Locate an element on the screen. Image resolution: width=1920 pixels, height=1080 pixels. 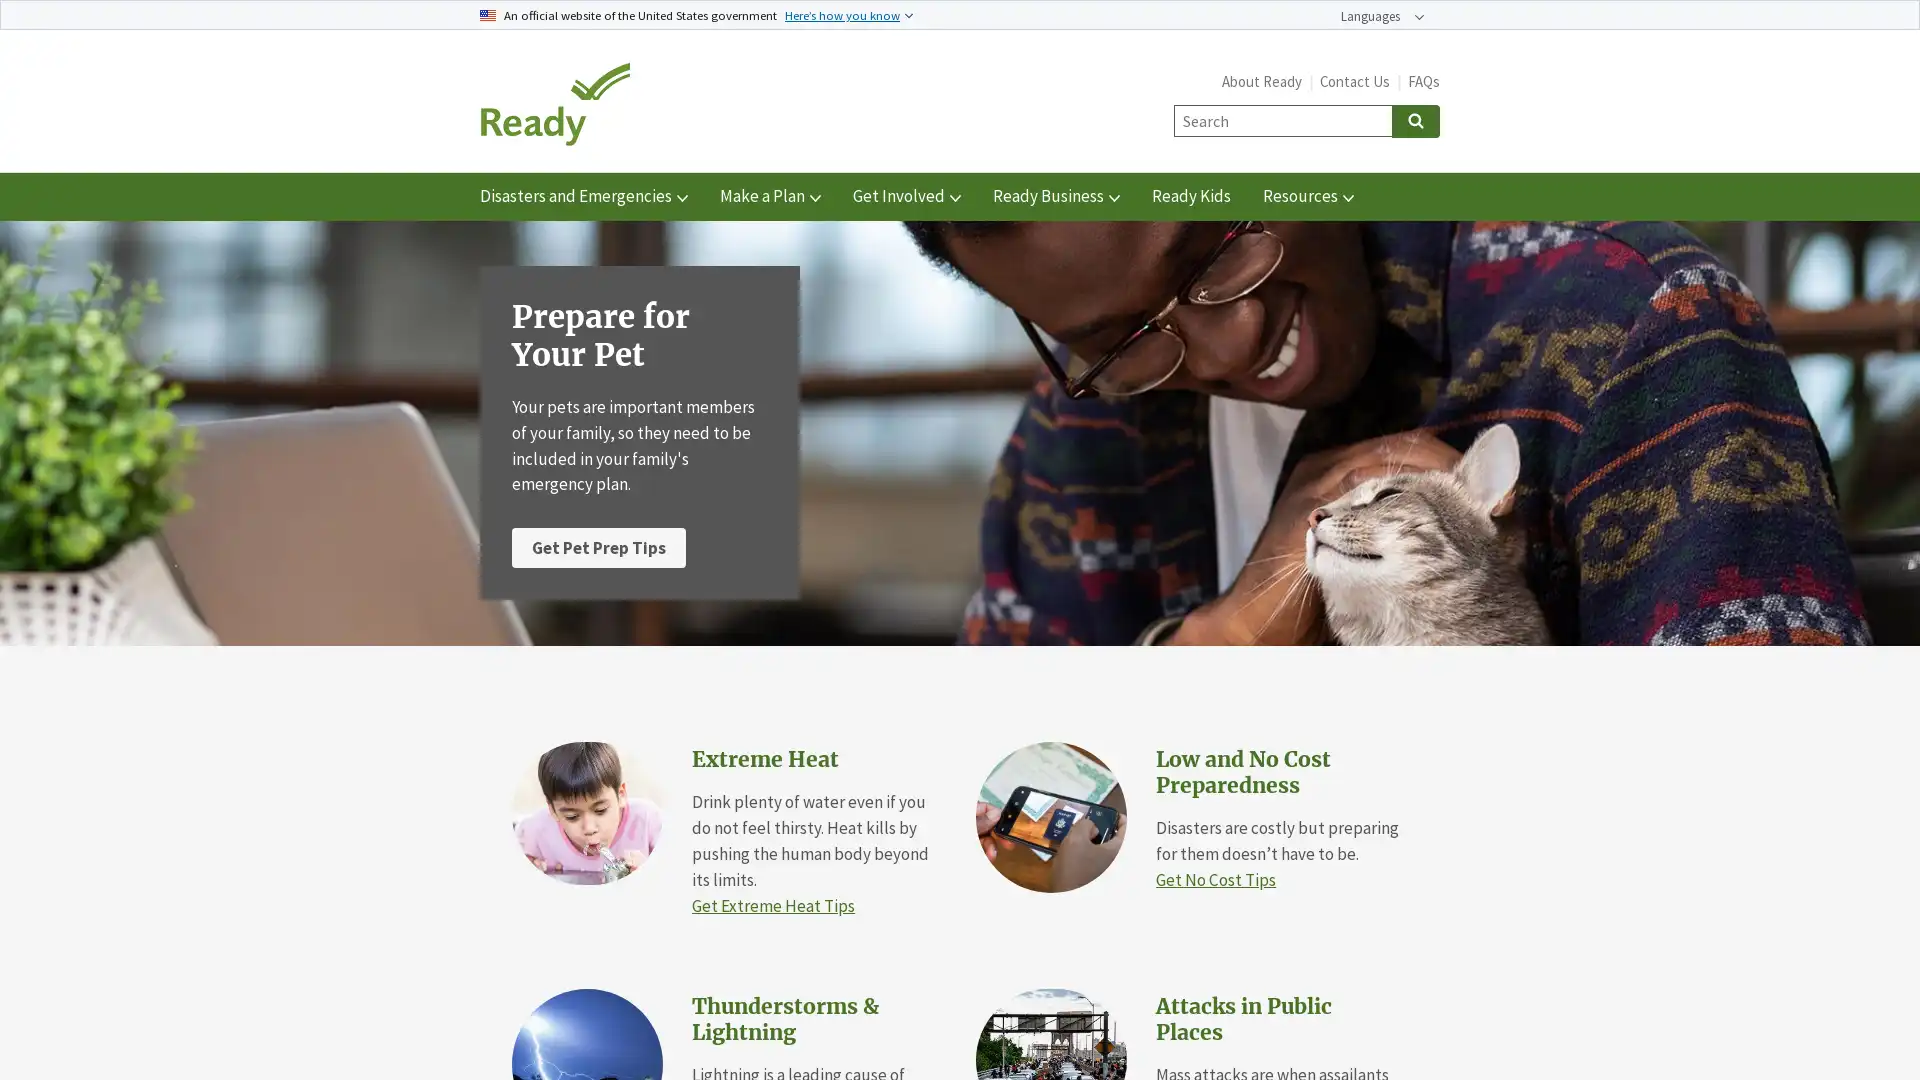
Resources is located at coordinates (1308, 196).